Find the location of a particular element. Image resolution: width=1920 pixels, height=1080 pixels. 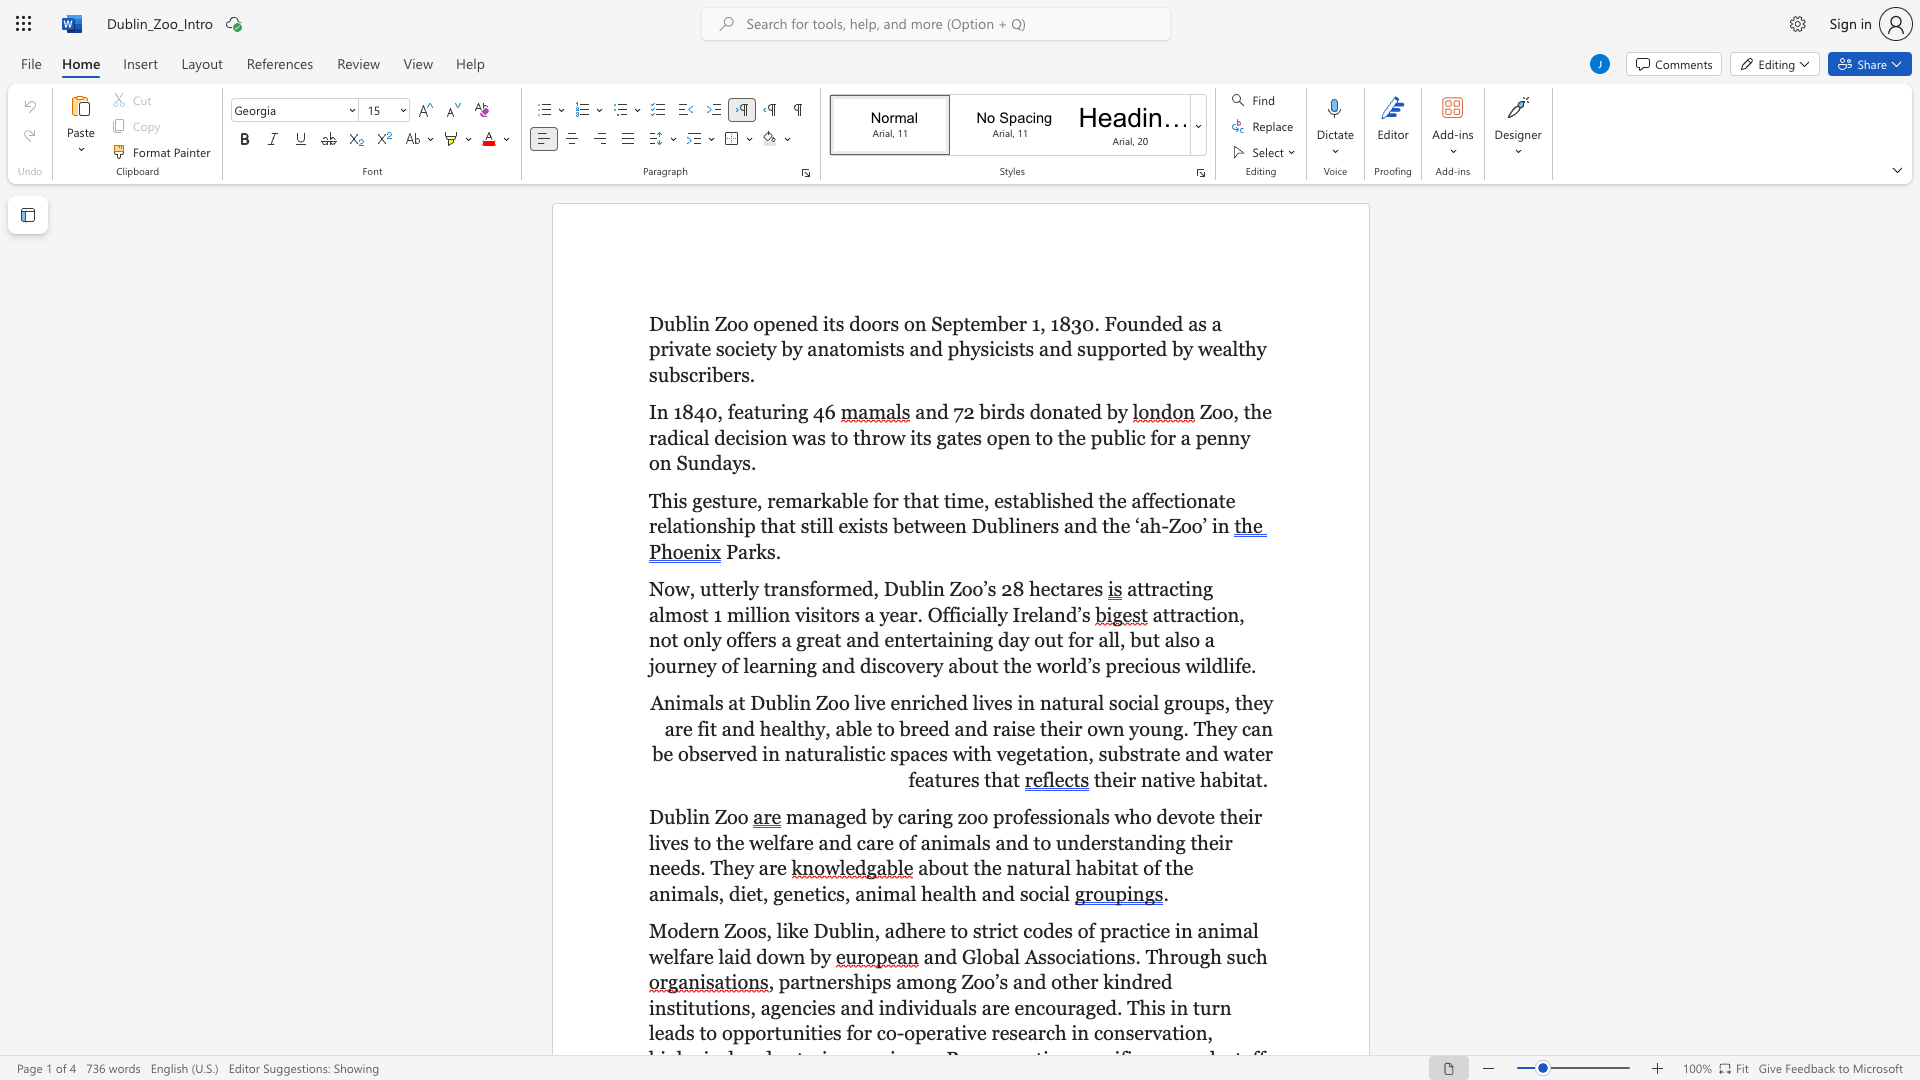

the subset text "onat" within the text "and 72 birds donated by" is located at coordinates (1040, 411).